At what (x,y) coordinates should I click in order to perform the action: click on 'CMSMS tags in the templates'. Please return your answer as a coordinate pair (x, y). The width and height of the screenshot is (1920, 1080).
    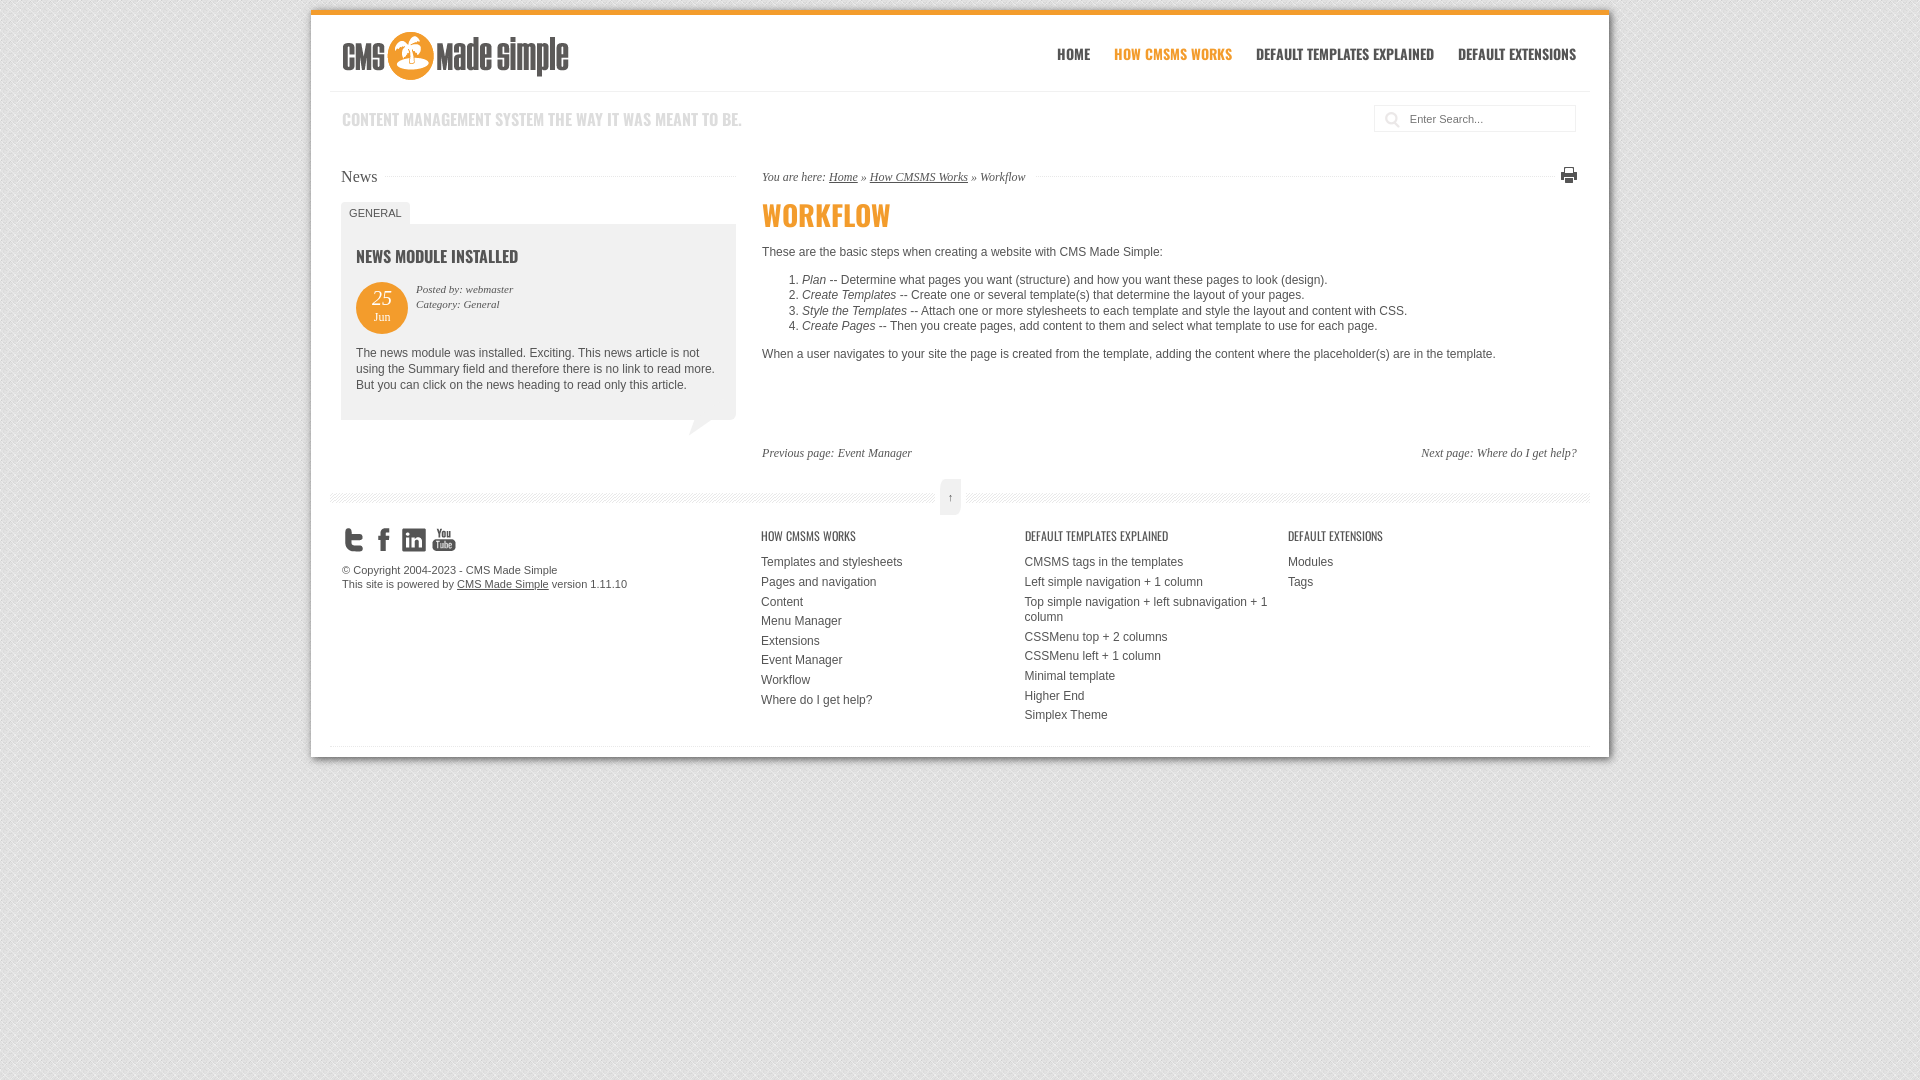
    Looking at the image, I should click on (1155, 563).